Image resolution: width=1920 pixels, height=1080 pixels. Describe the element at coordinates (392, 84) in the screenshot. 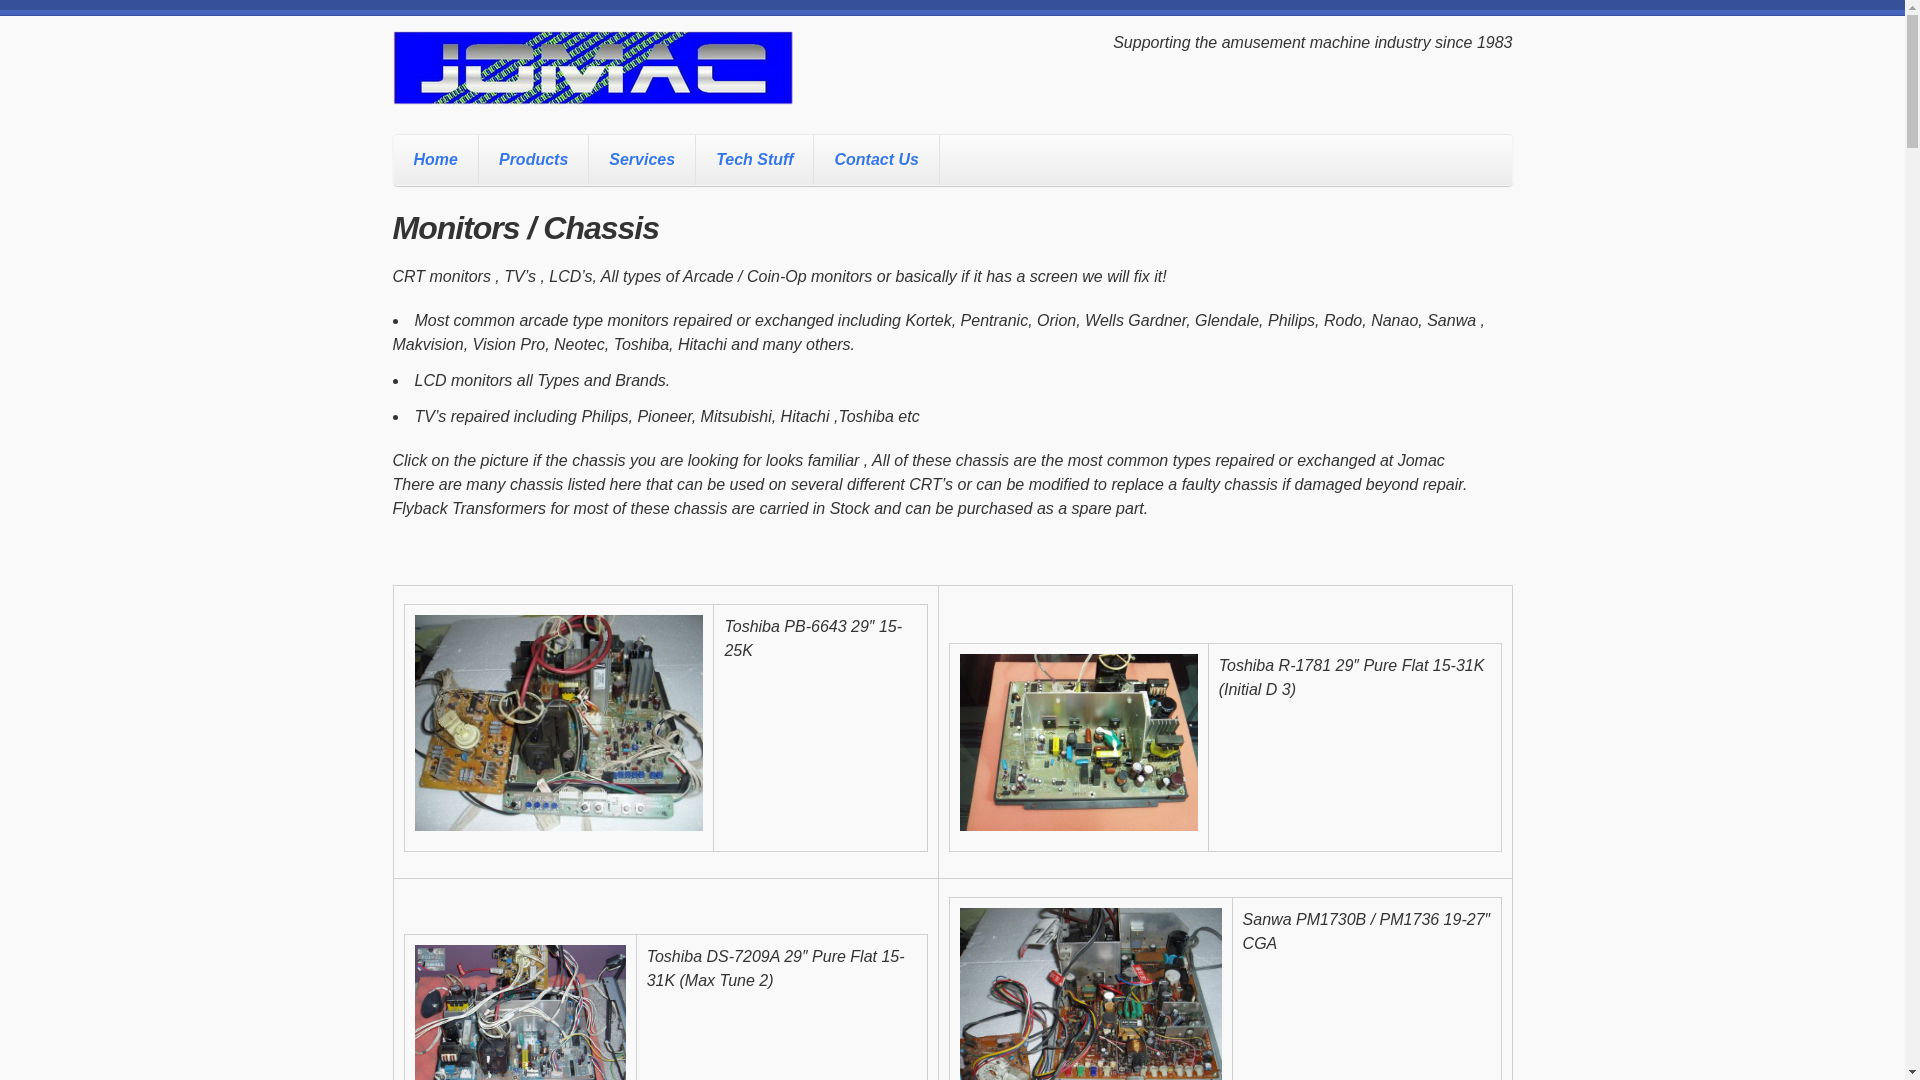

I see `'Jomac'` at that location.